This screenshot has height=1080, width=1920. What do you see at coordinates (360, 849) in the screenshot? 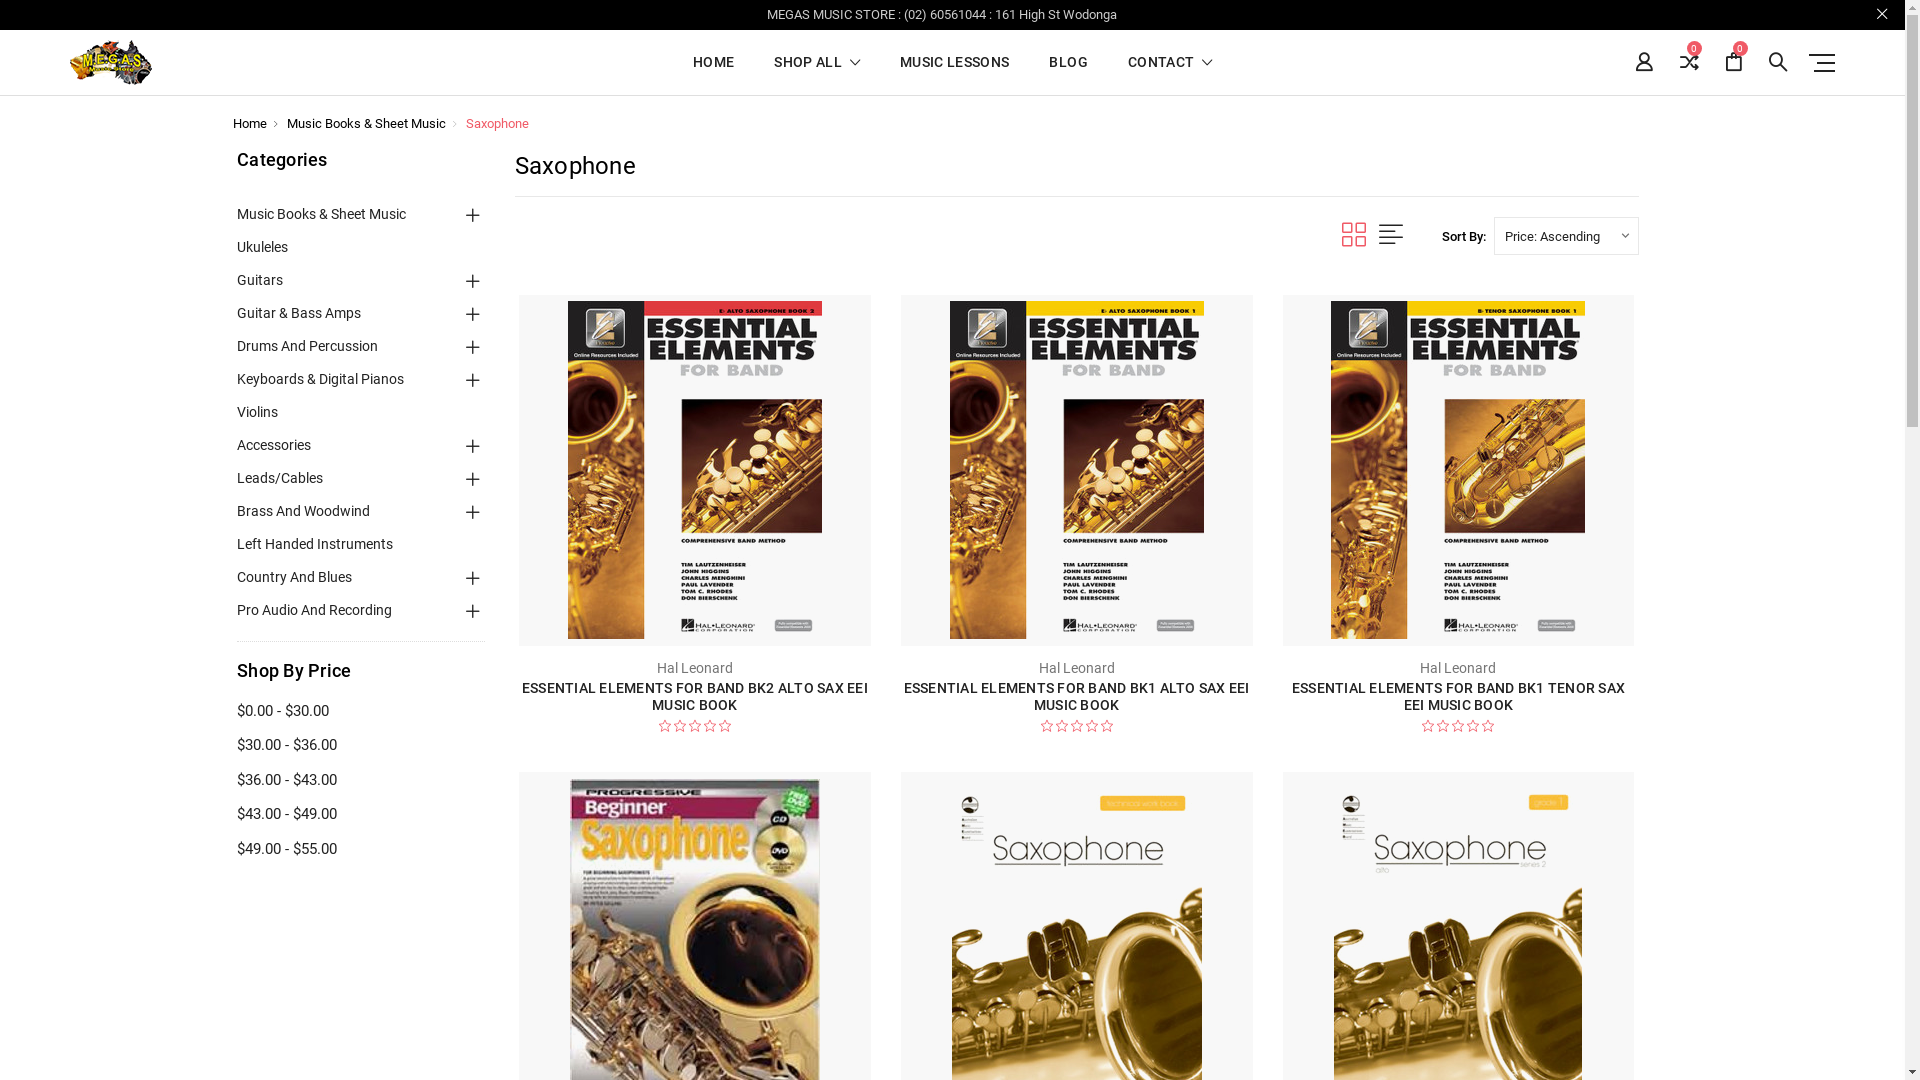
I see `'$49.00 - $55.00'` at bounding box center [360, 849].